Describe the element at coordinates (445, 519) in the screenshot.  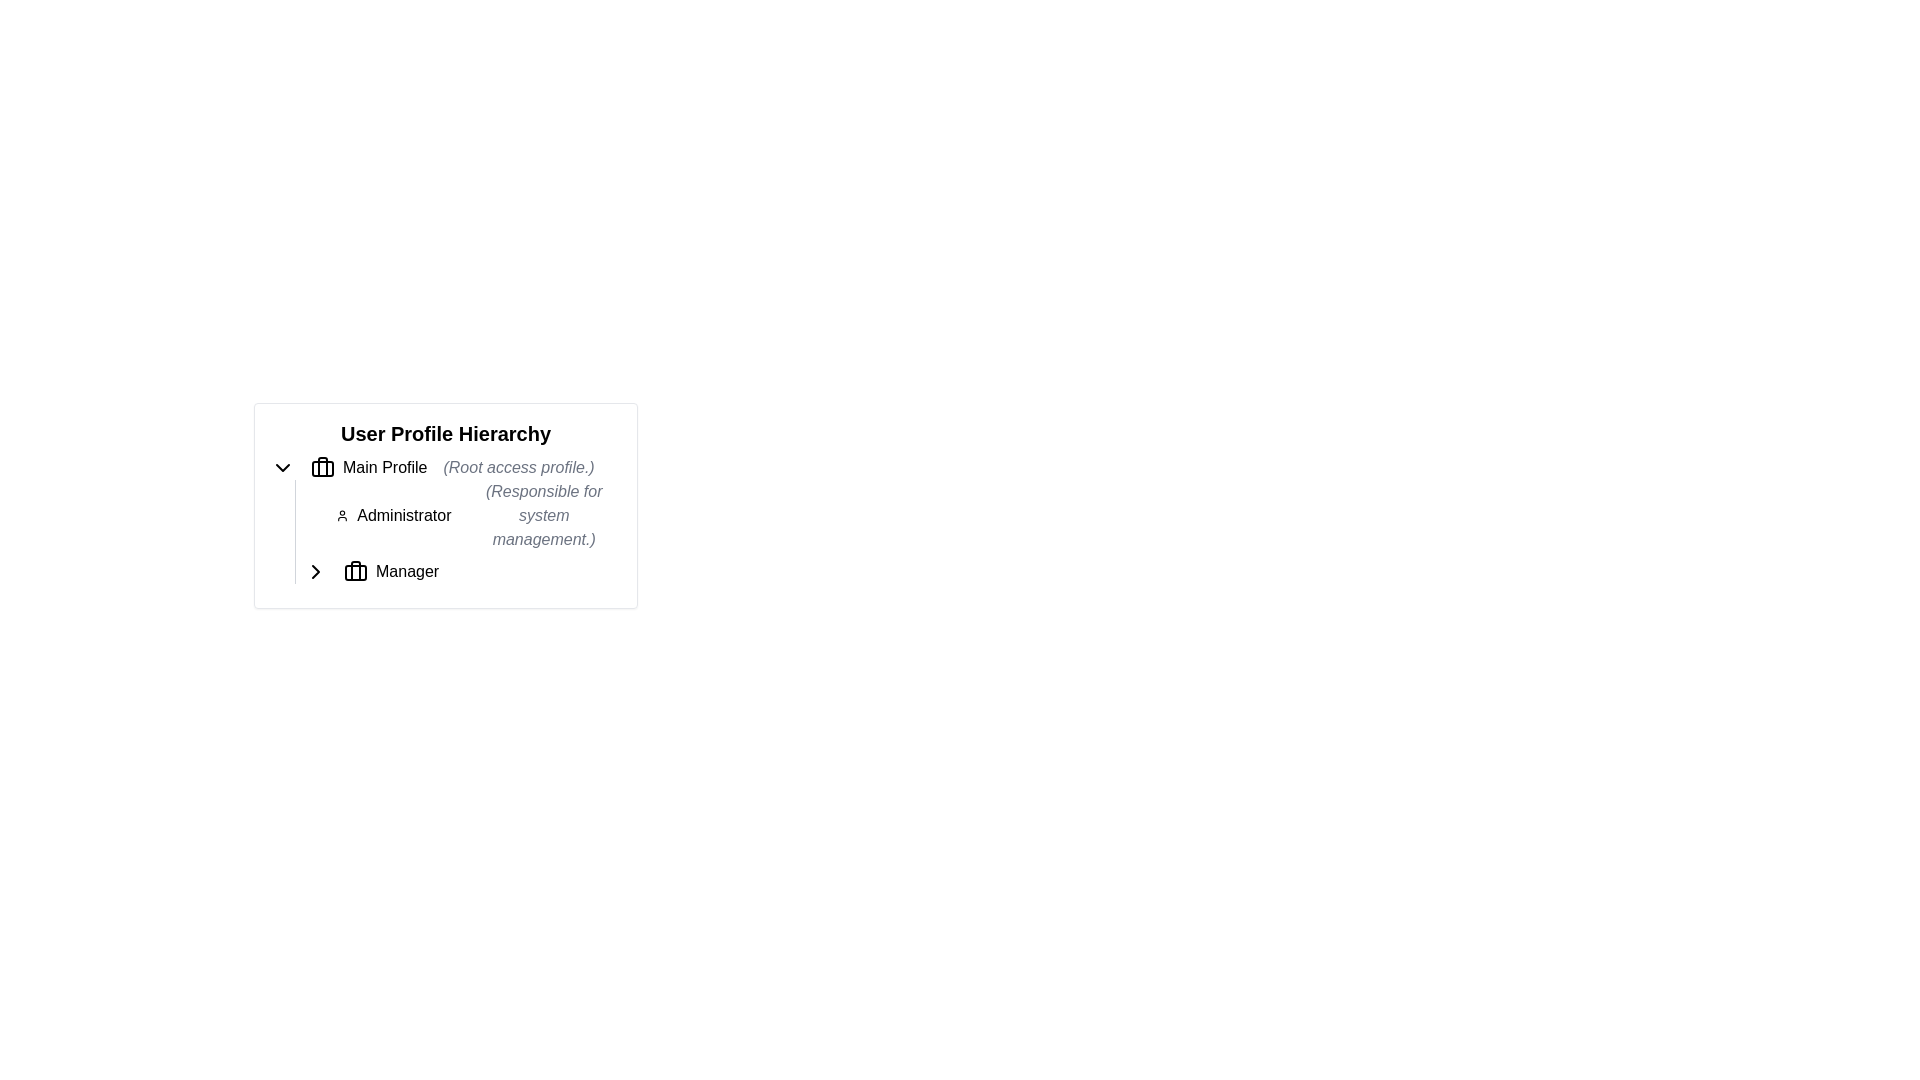
I see `the hierarchical structure of roles under the 'User Profile Hierarchy' section, which includes entries like 'Main Profile,' 'Administrator,' and 'Manager.'` at that location.